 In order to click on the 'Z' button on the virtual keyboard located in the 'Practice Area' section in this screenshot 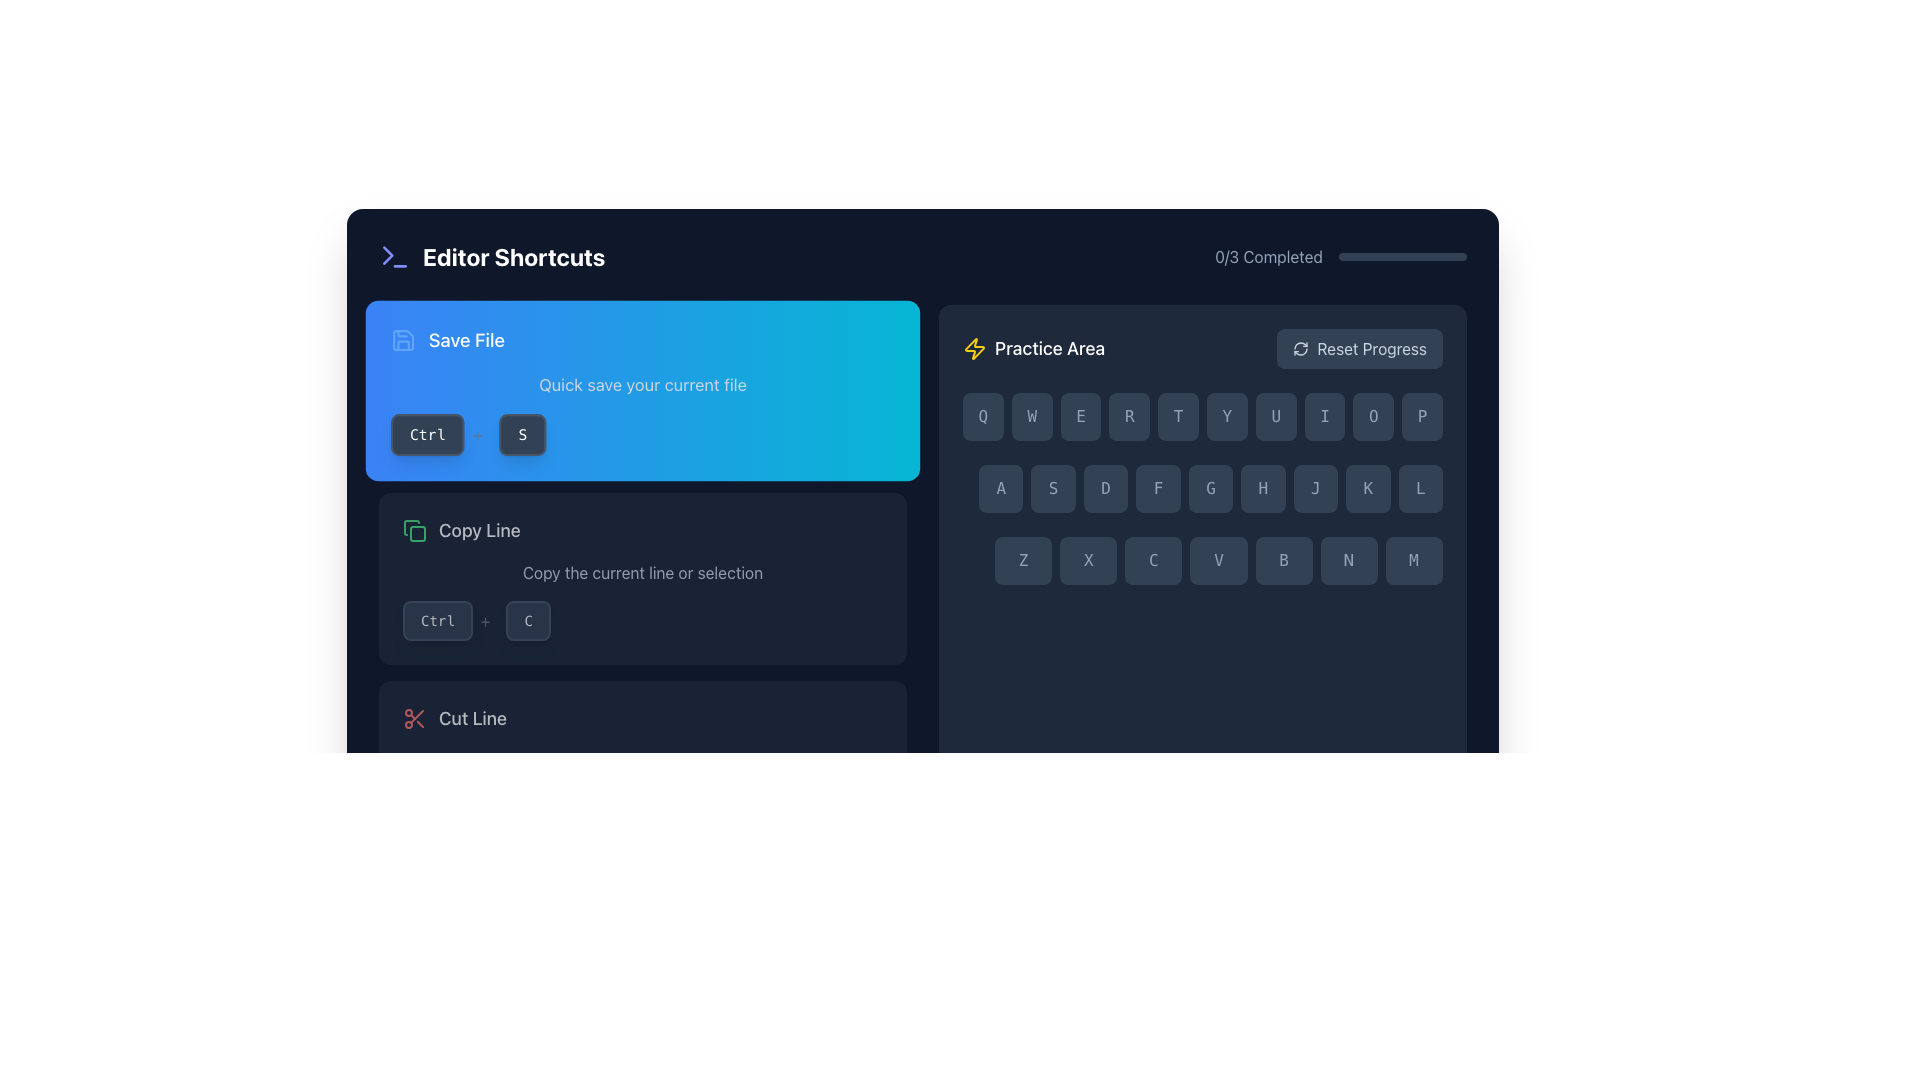, I will do `click(1023, 560)`.